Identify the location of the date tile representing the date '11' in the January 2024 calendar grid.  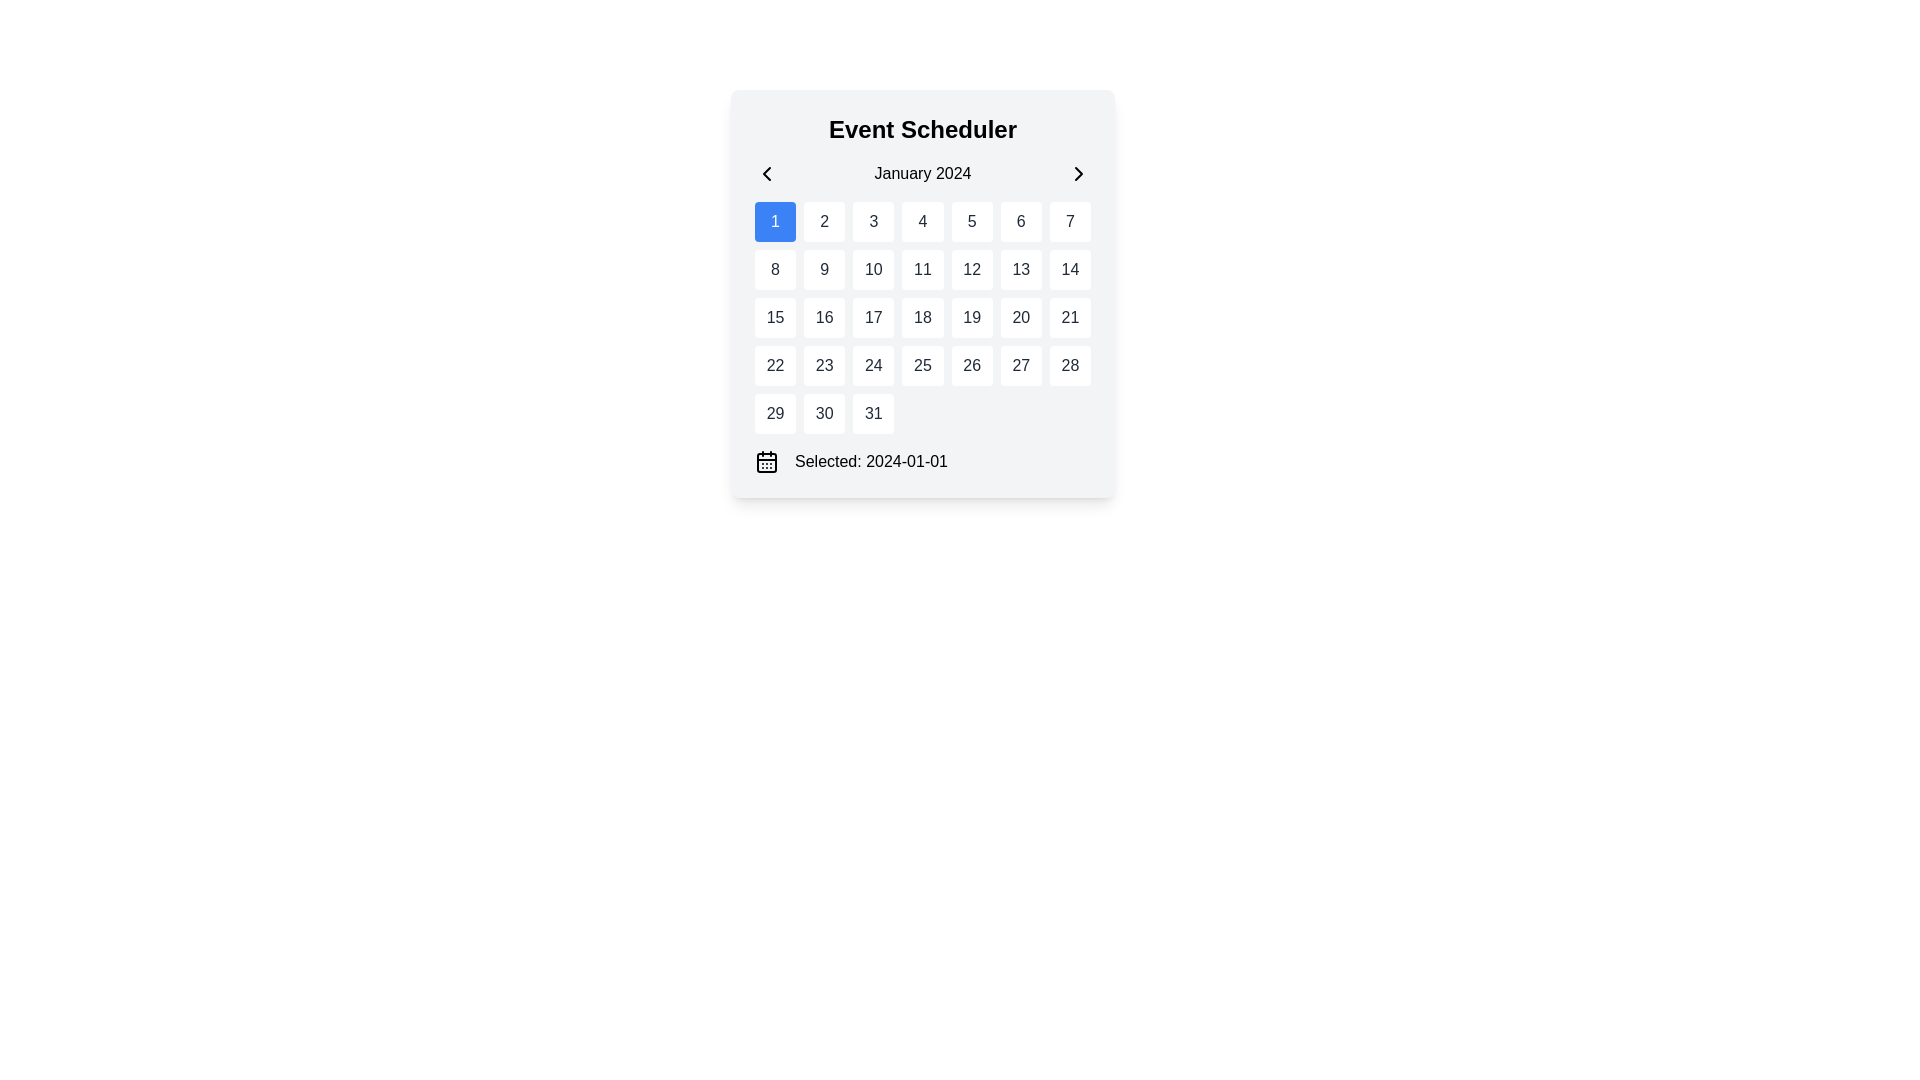
(921, 270).